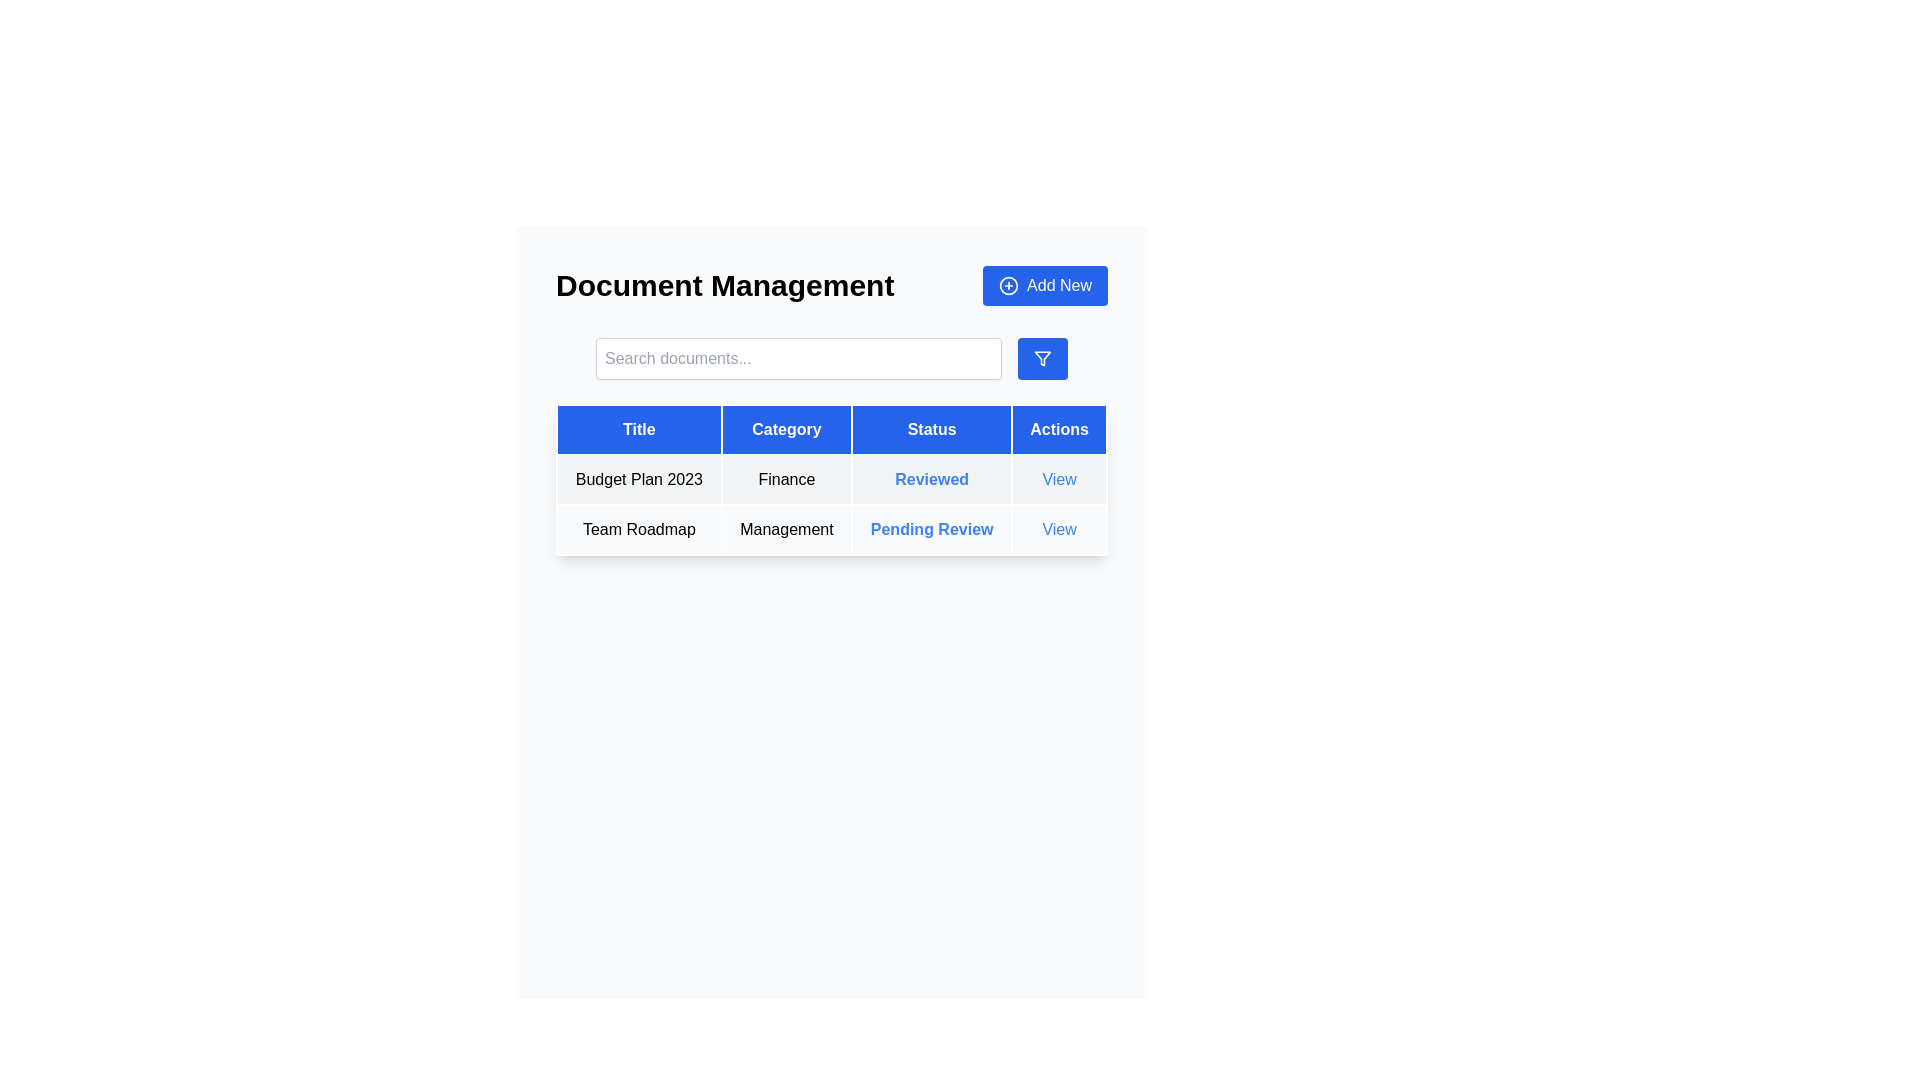 This screenshot has width=1920, height=1080. What do you see at coordinates (786, 428) in the screenshot?
I see `the 'Category' table header element, which is the second element in the header row of a table that includes 'Title', 'Category', 'Status', and 'Actions'` at bounding box center [786, 428].